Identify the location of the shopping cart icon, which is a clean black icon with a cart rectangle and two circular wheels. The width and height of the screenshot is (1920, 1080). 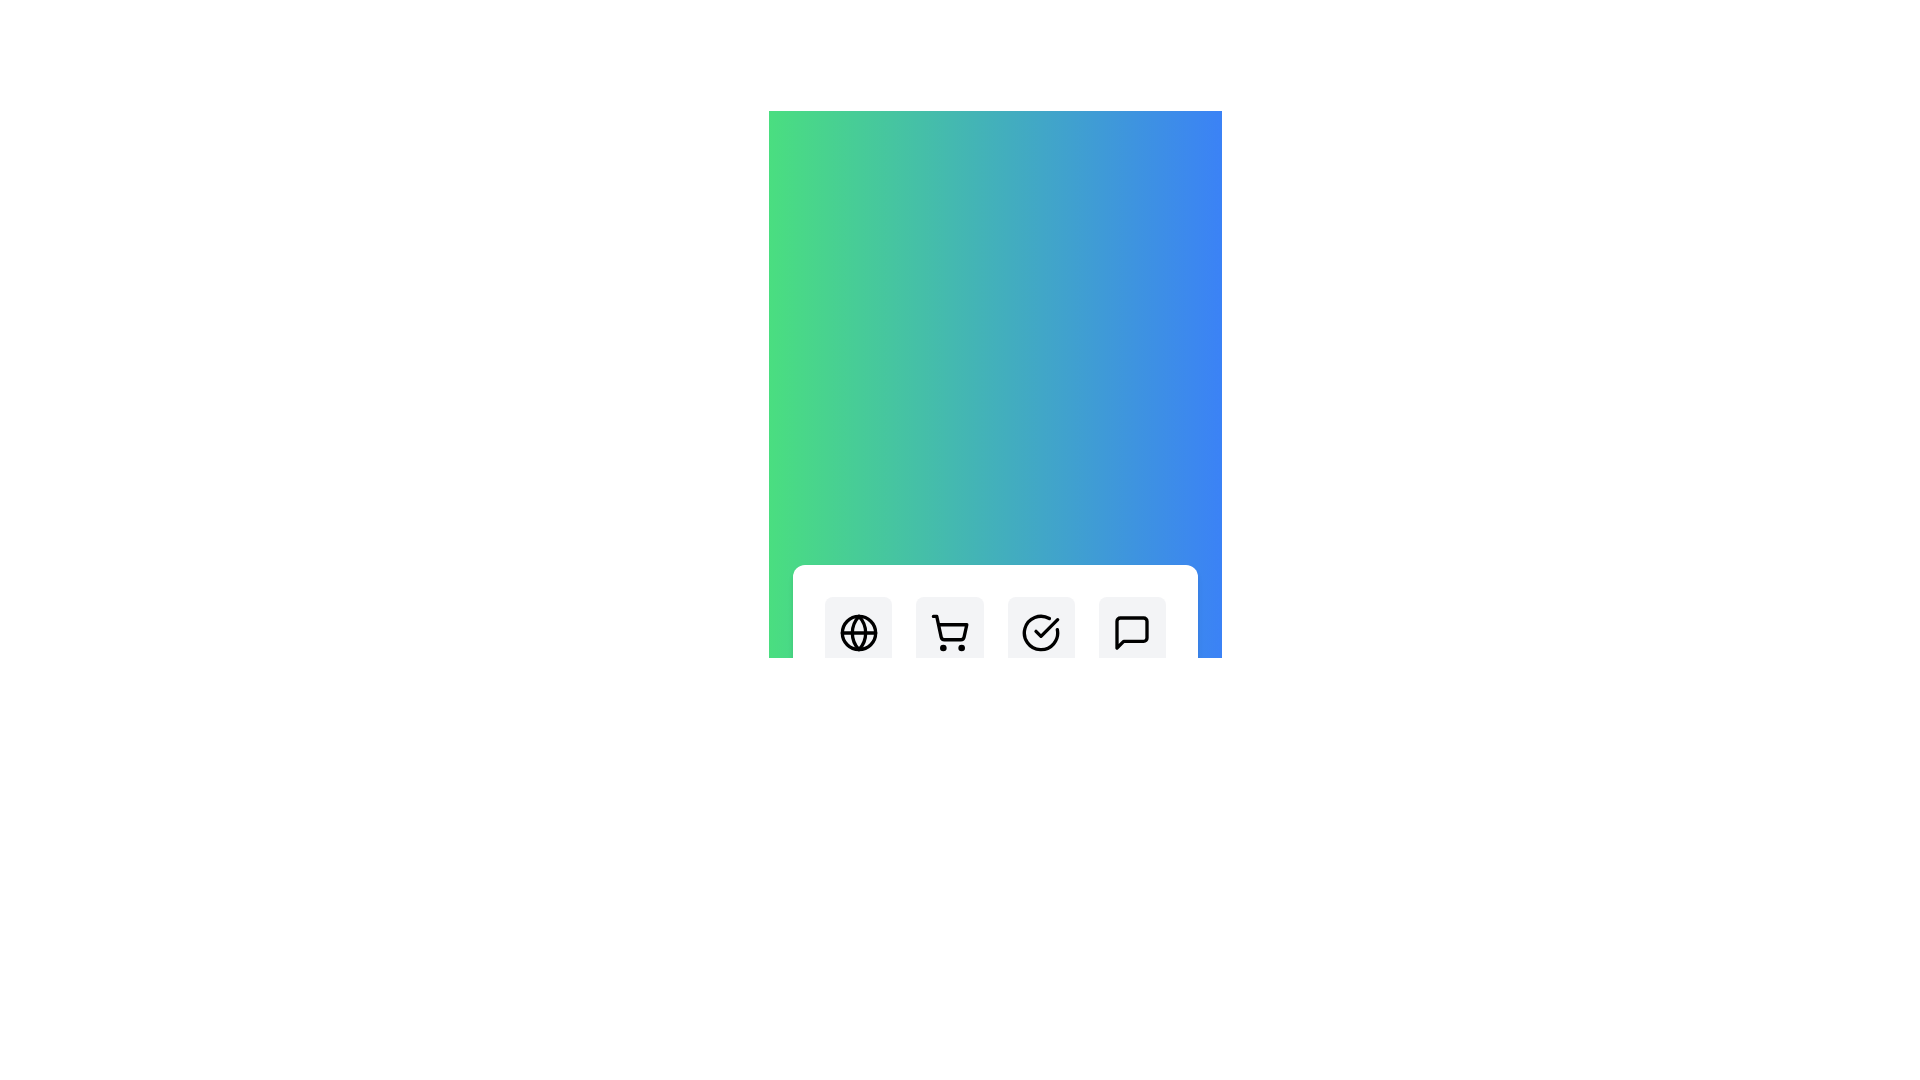
(948, 632).